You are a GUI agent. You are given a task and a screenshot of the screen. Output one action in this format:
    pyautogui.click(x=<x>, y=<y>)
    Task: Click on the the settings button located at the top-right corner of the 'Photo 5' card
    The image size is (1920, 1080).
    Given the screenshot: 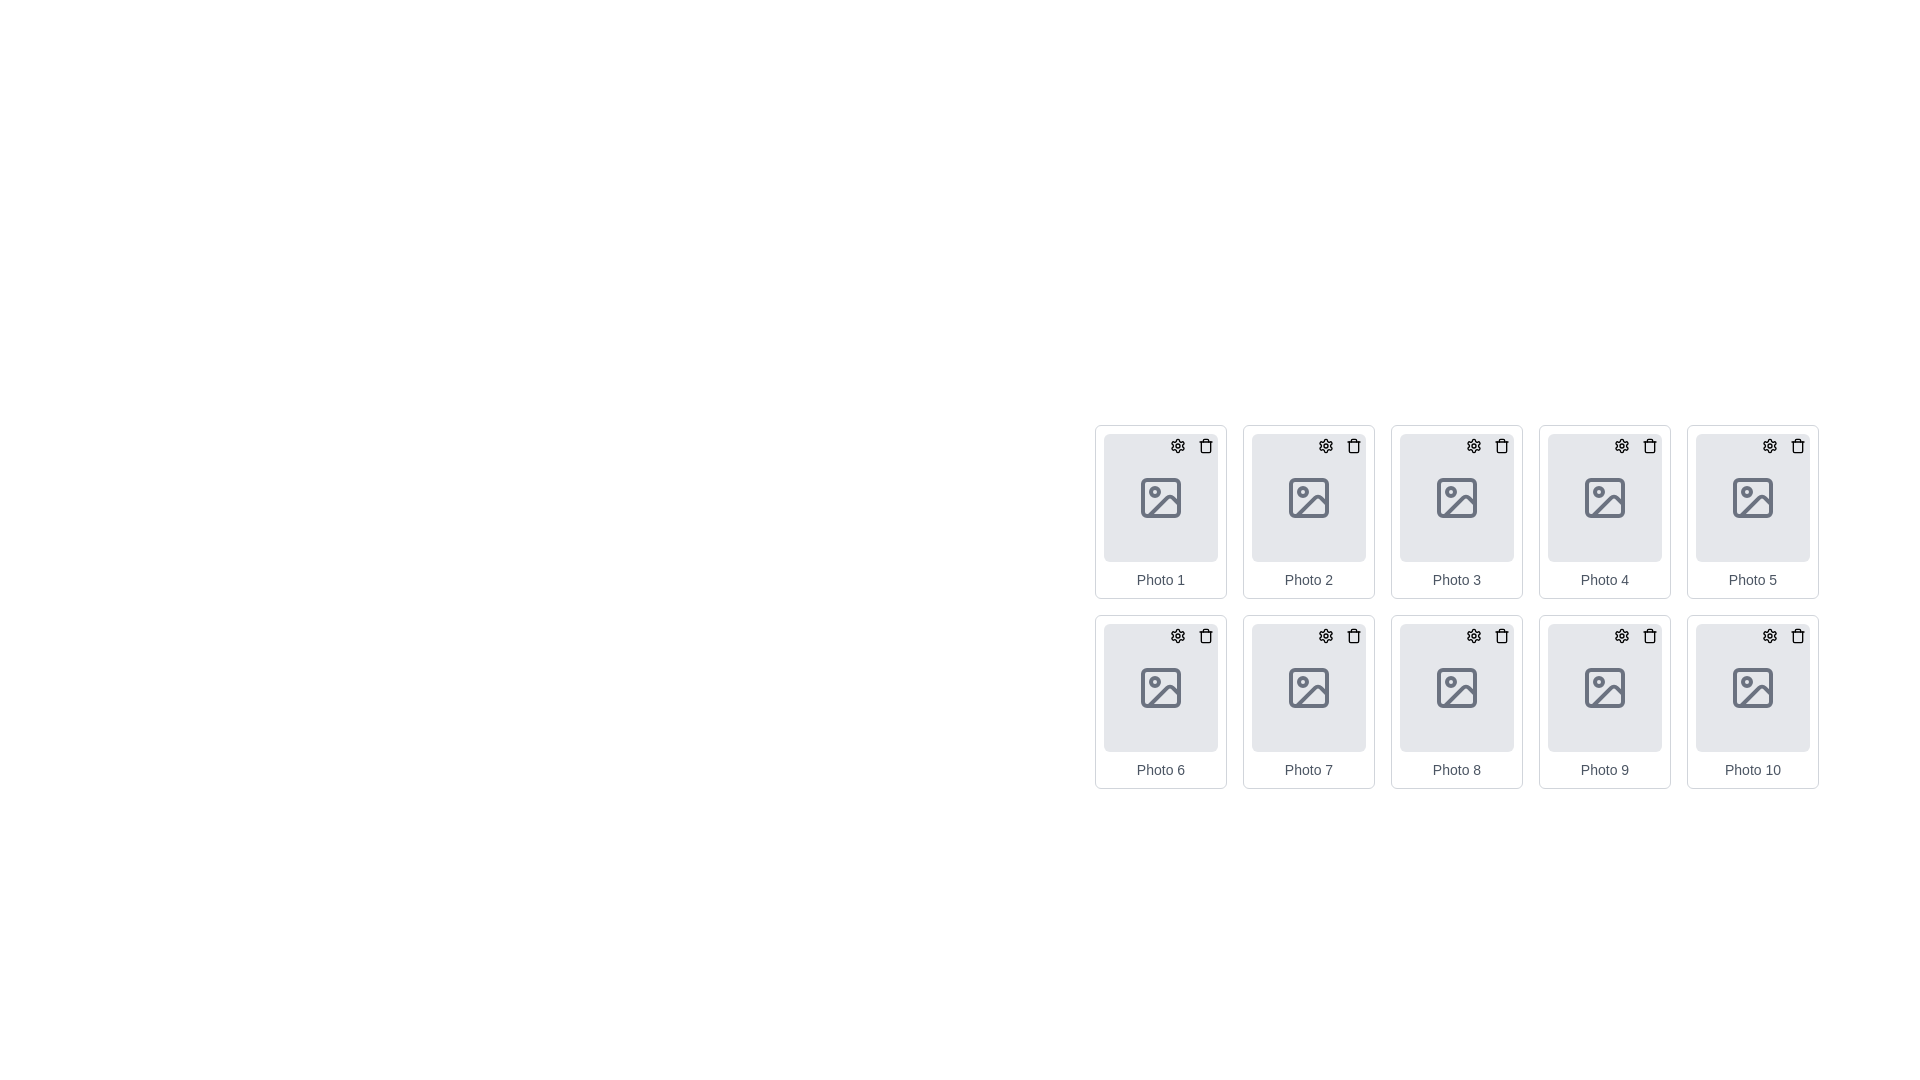 What is the action you would take?
    pyautogui.click(x=1770, y=445)
    